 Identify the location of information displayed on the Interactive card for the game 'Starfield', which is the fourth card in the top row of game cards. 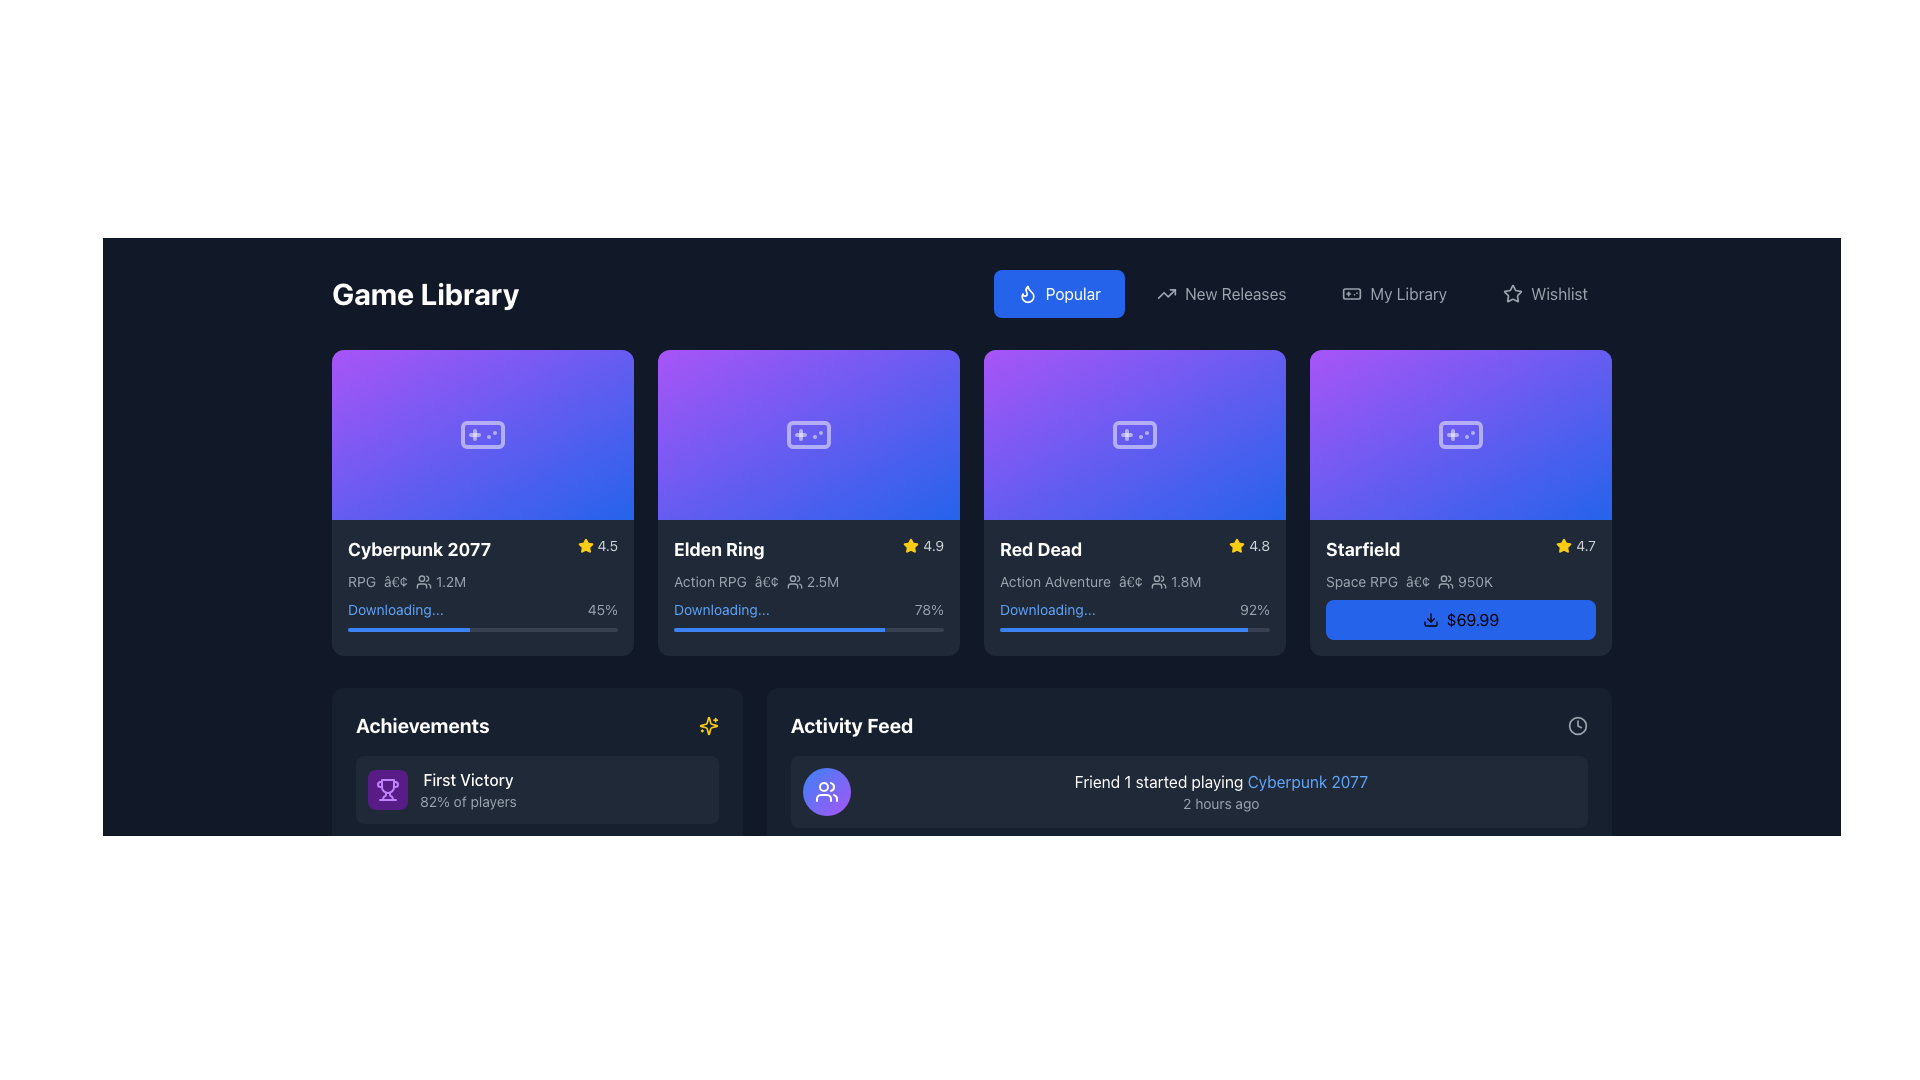
(1460, 500).